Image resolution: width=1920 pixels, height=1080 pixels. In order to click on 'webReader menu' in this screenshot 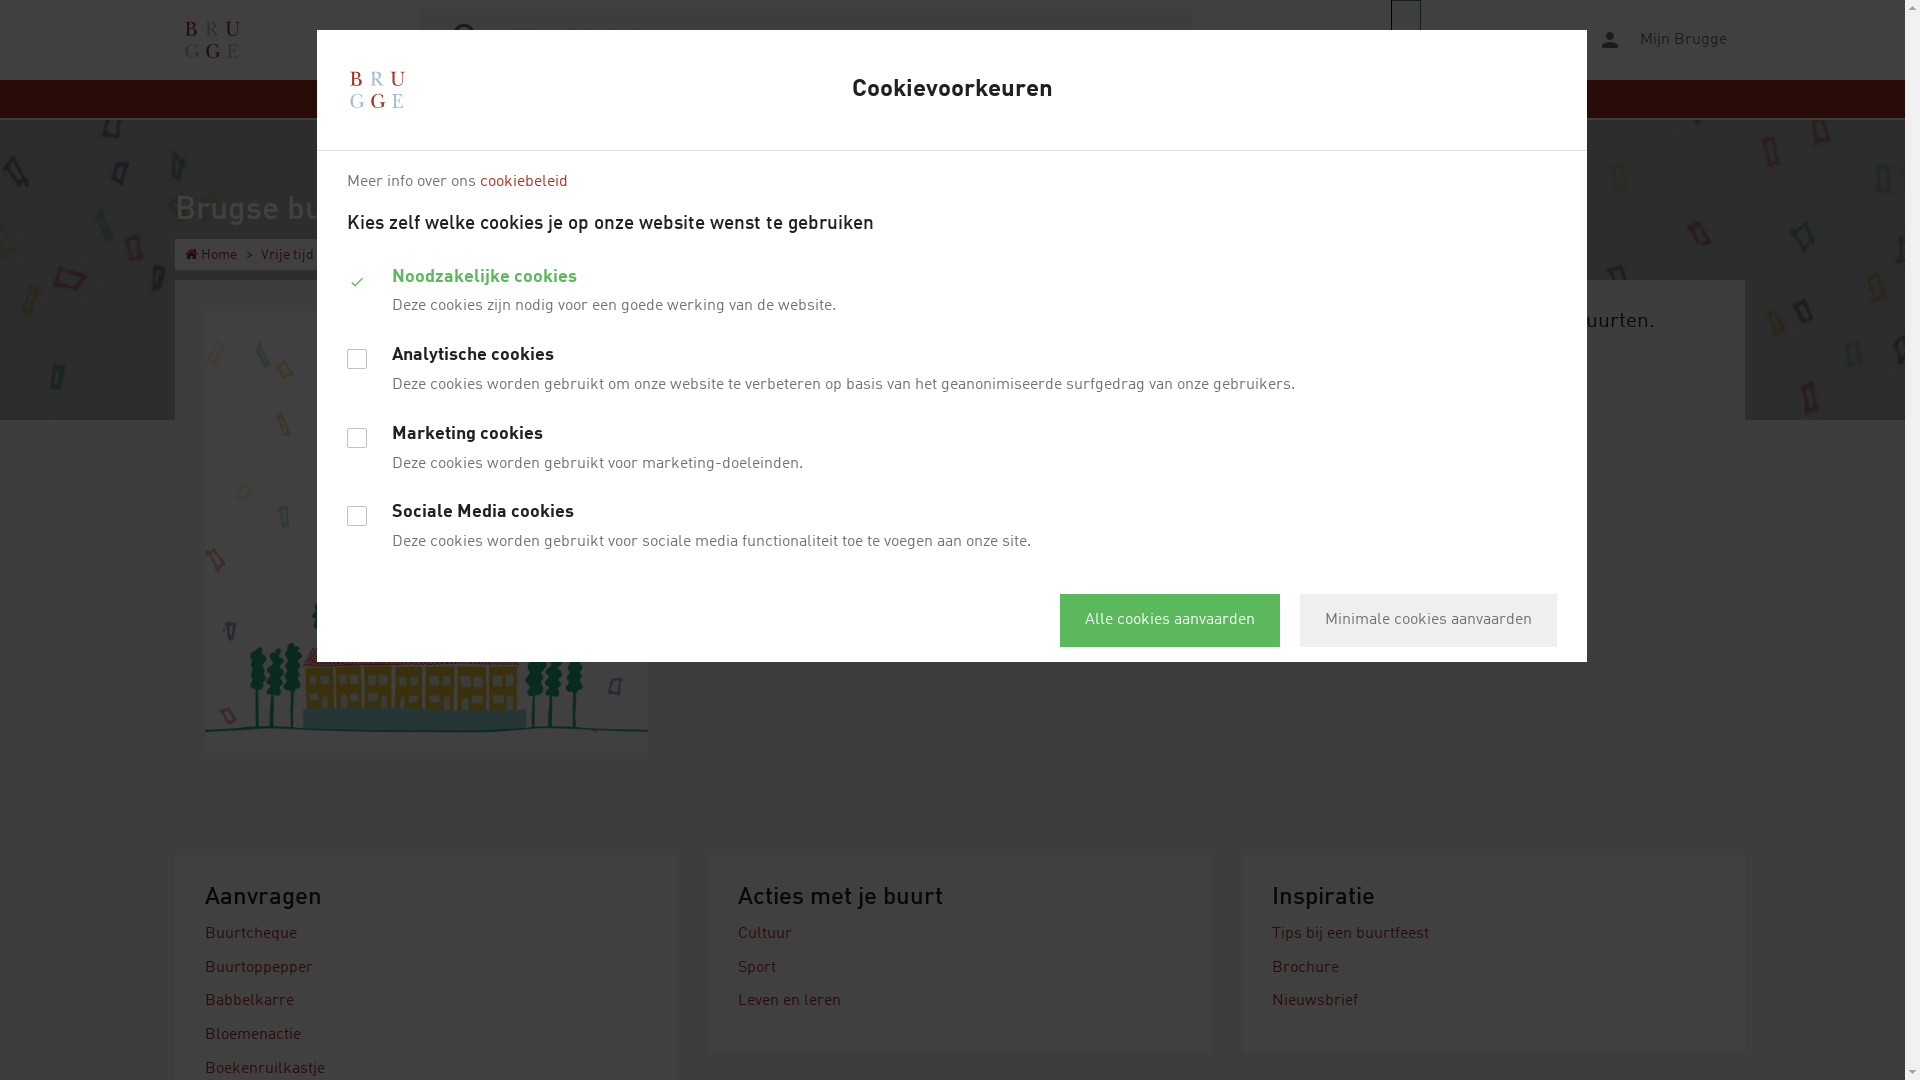, I will do `click(1405, 39)`.